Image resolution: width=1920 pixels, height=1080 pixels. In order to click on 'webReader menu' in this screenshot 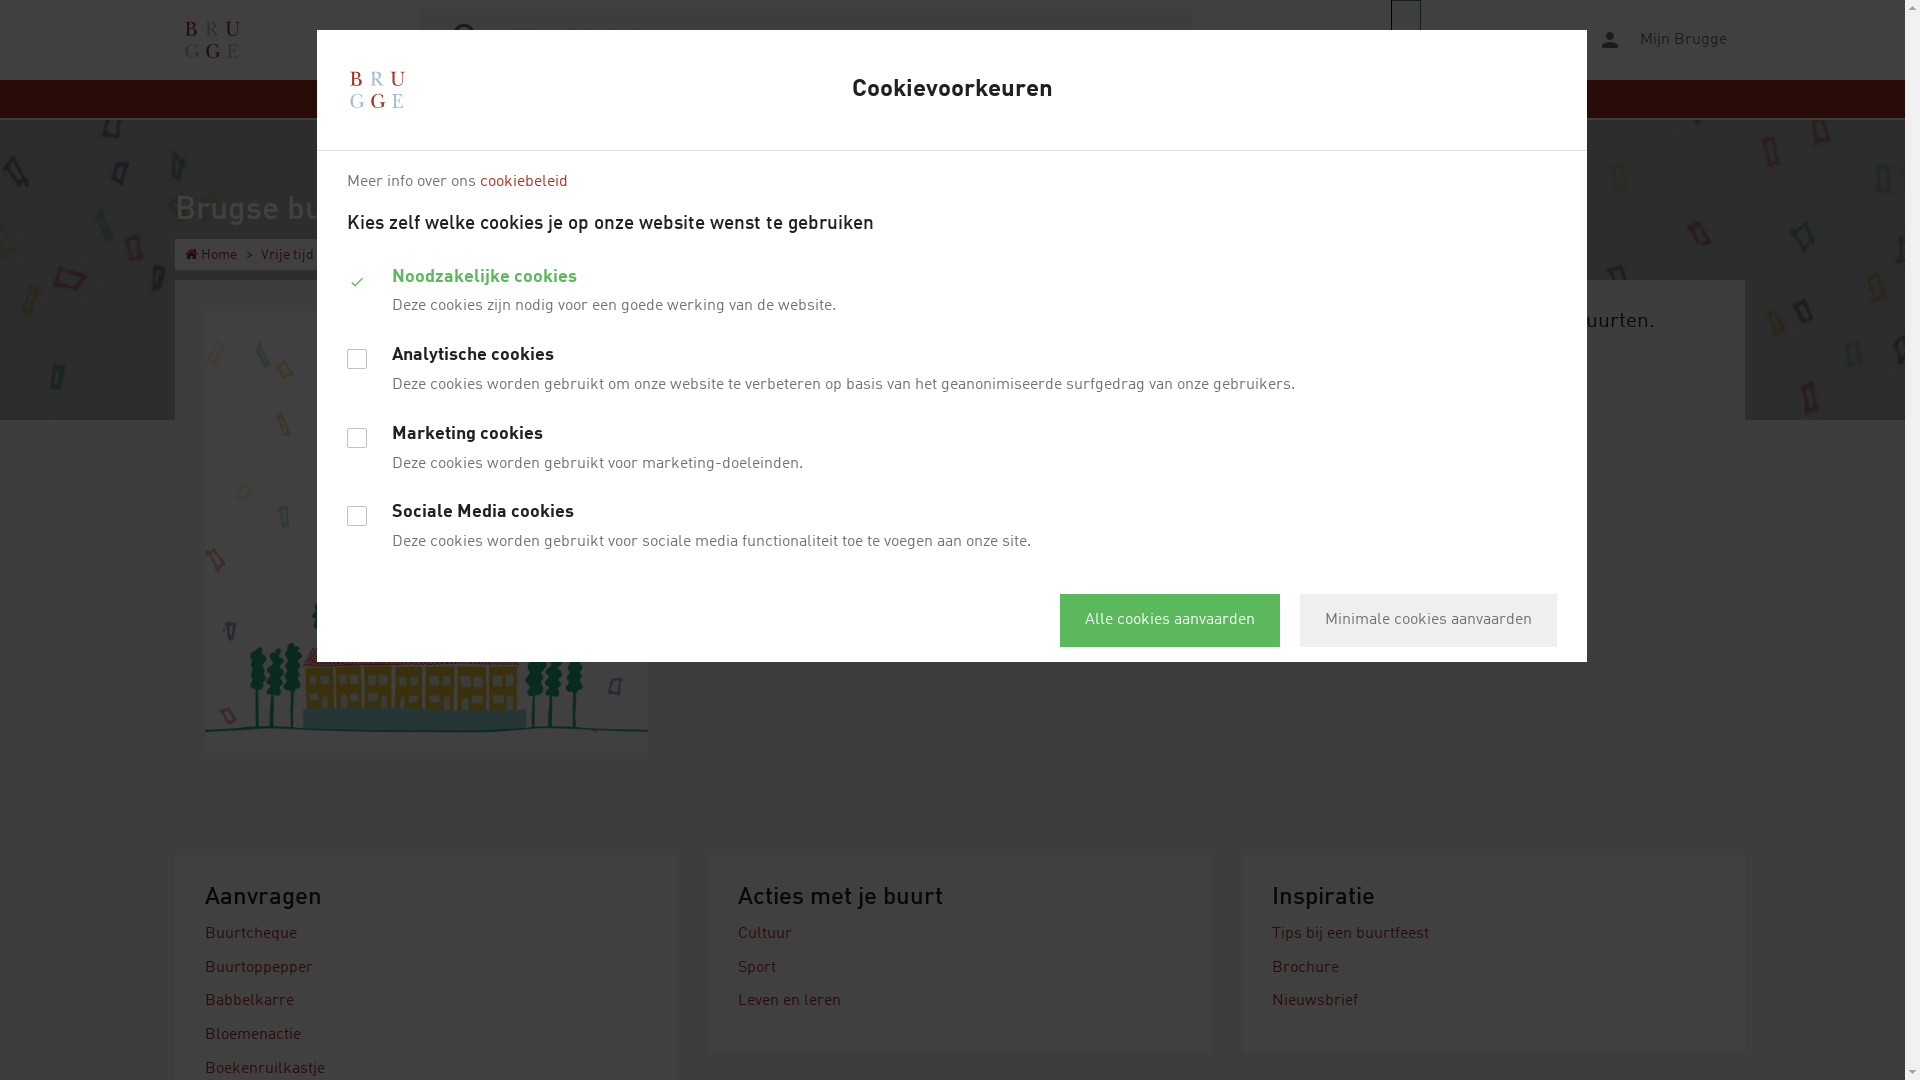, I will do `click(1405, 39)`.